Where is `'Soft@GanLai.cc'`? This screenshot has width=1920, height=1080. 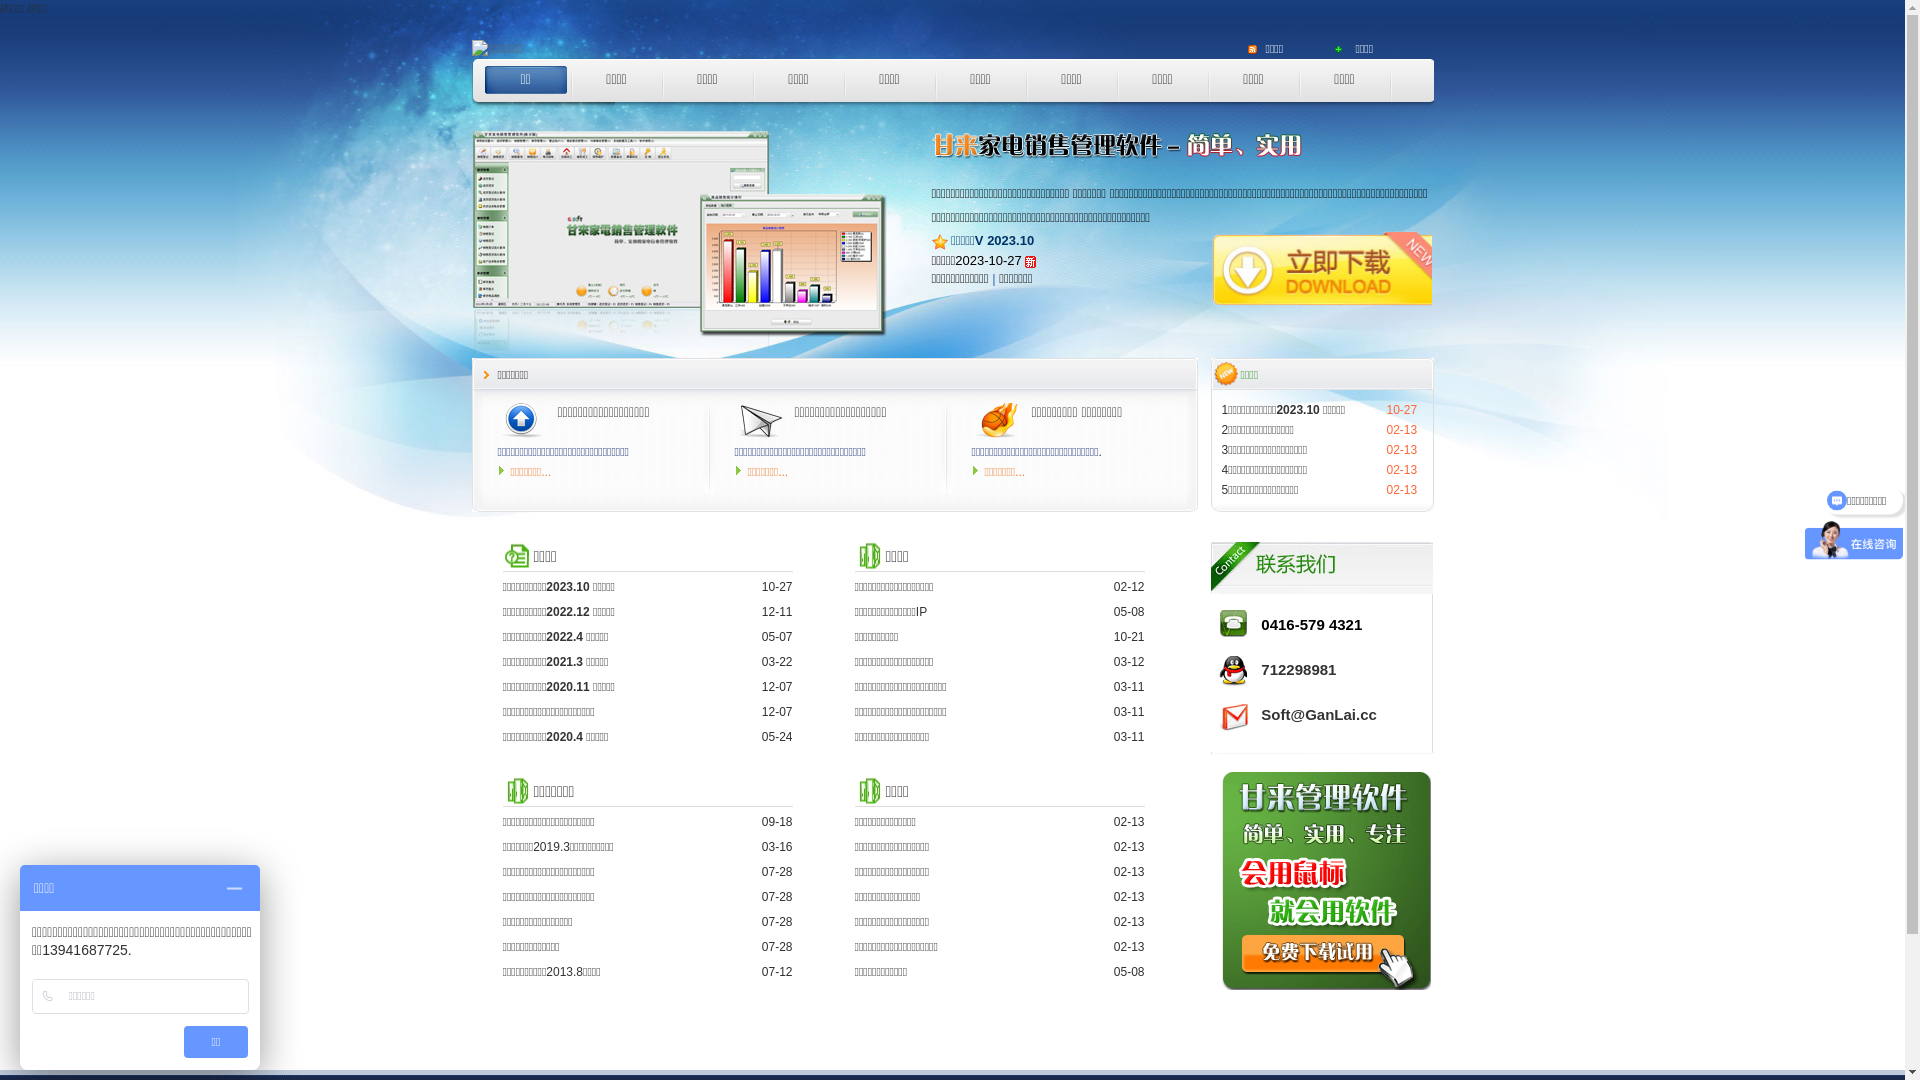
'Soft@GanLai.cc' is located at coordinates (1260, 713).